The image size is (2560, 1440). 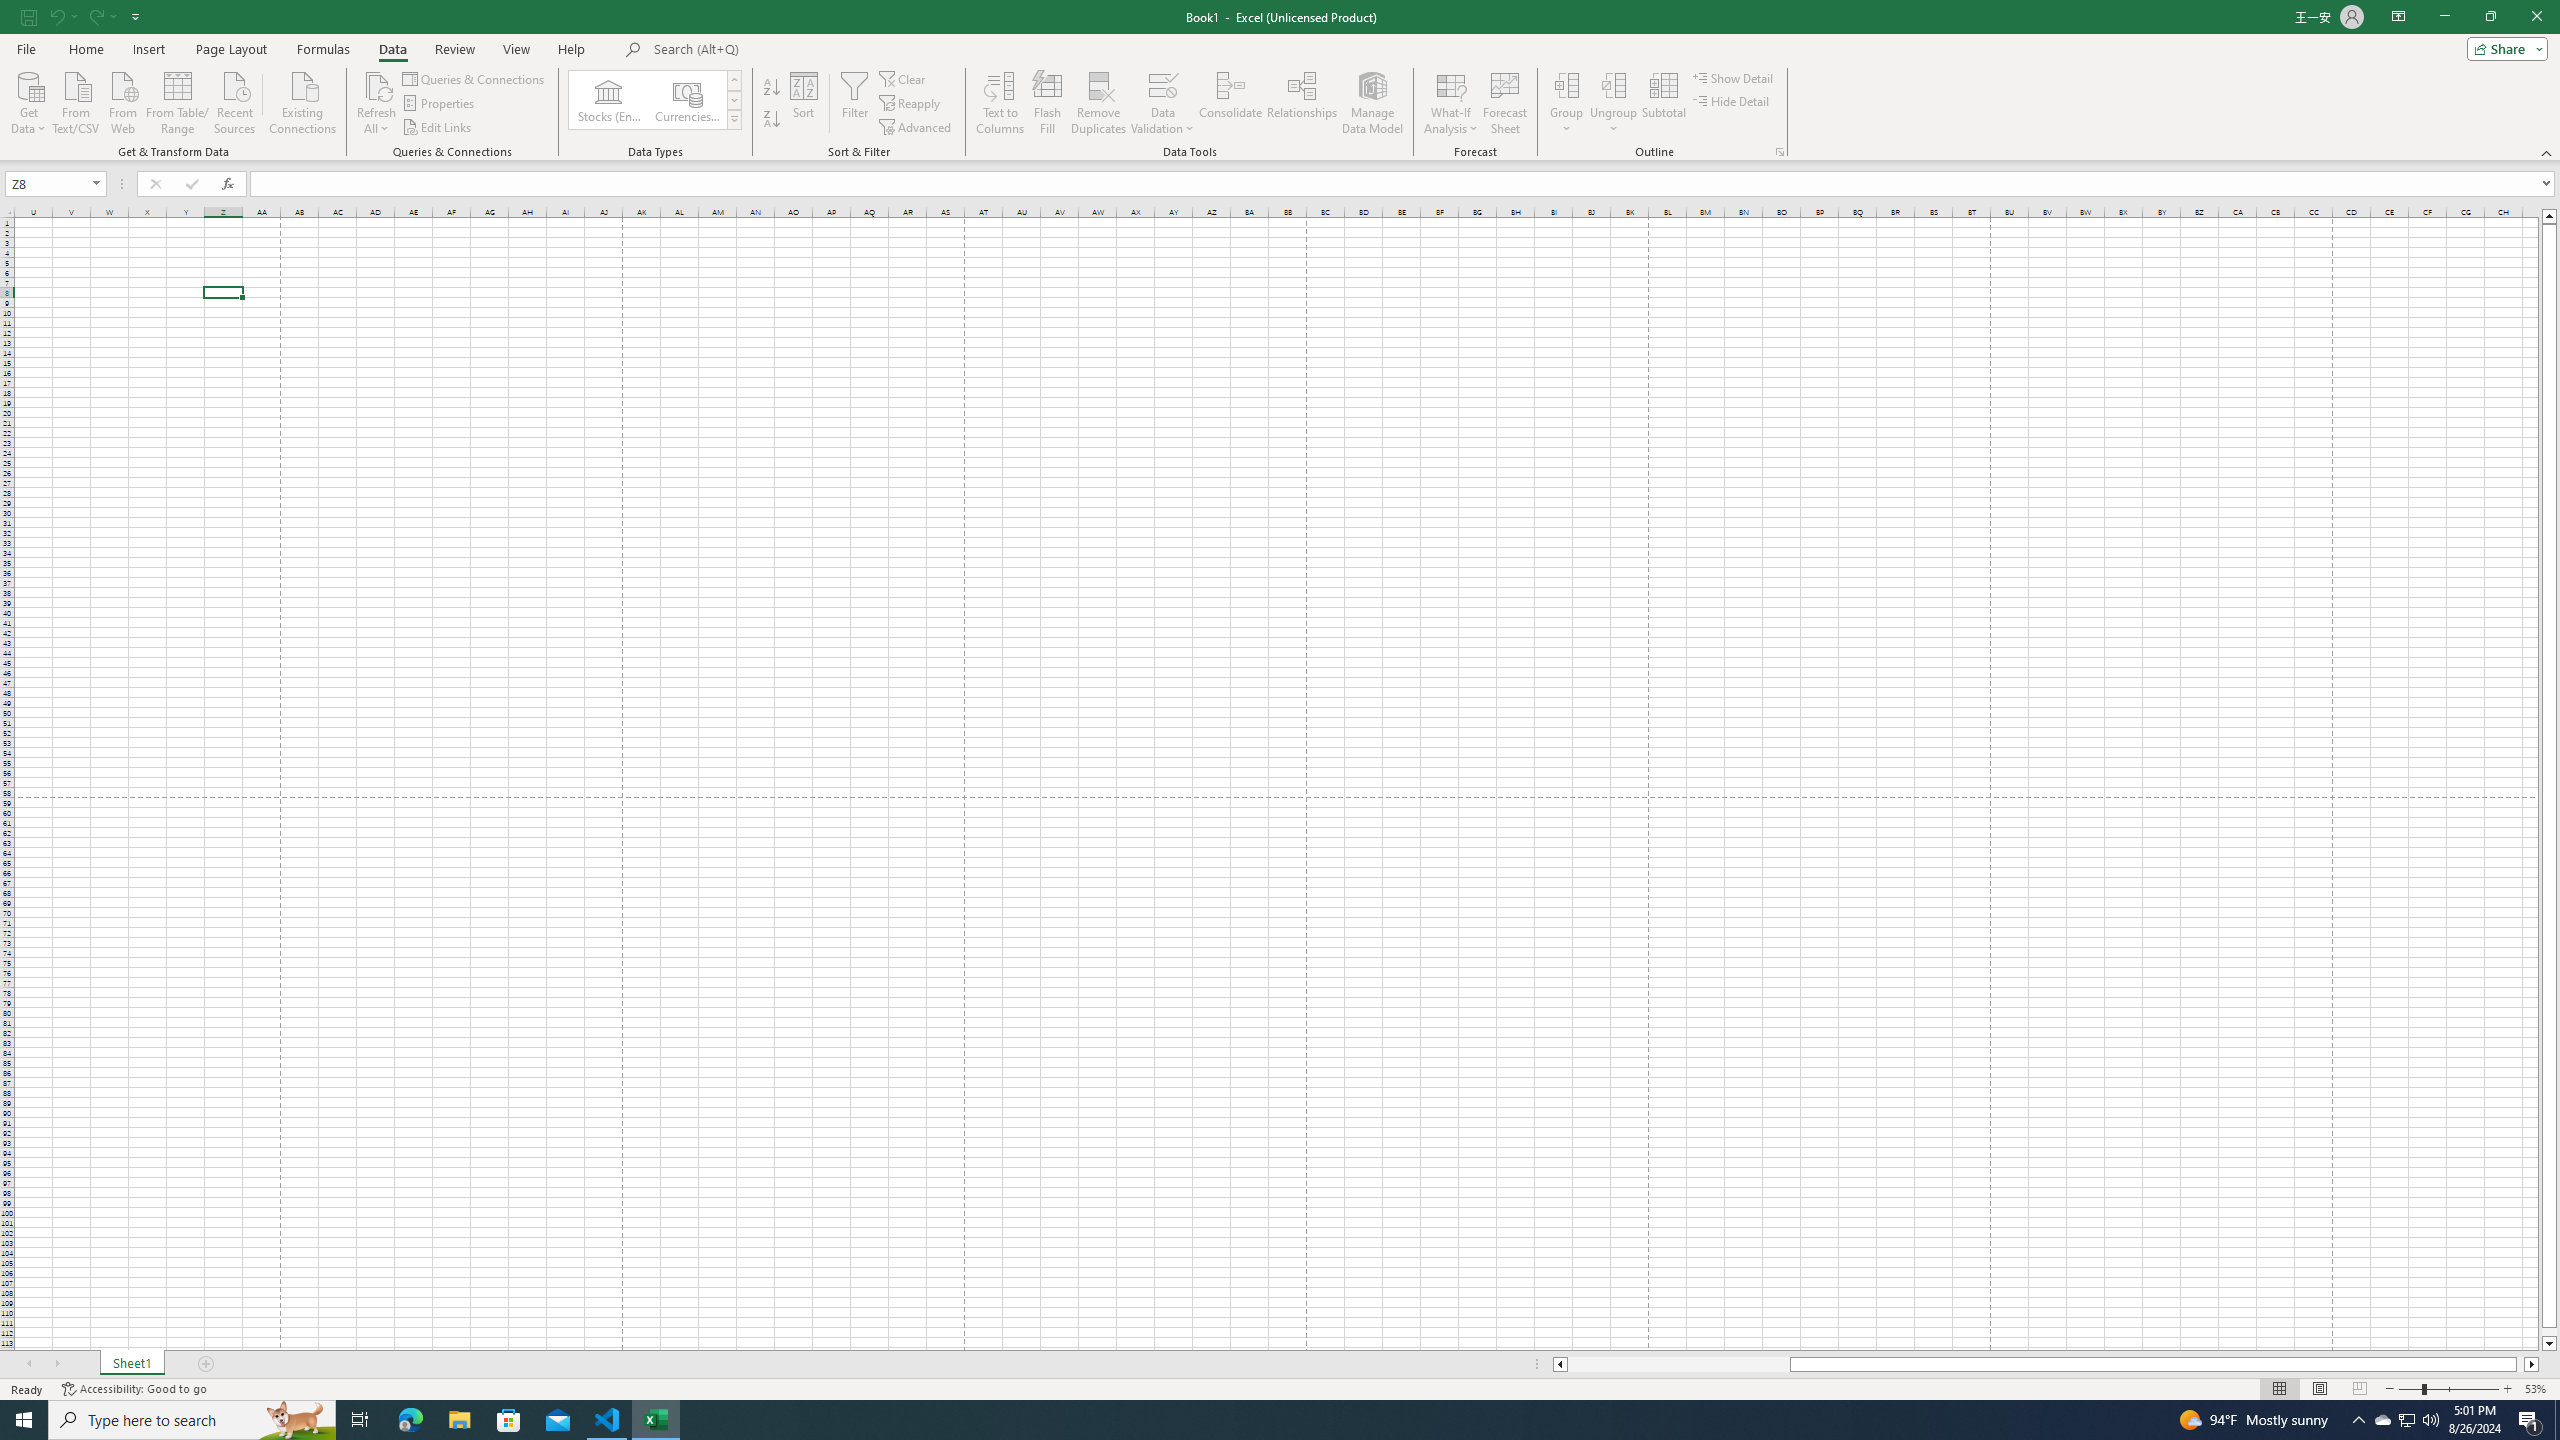 I want to click on 'Group and Outline Settings', so click(x=1778, y=150).